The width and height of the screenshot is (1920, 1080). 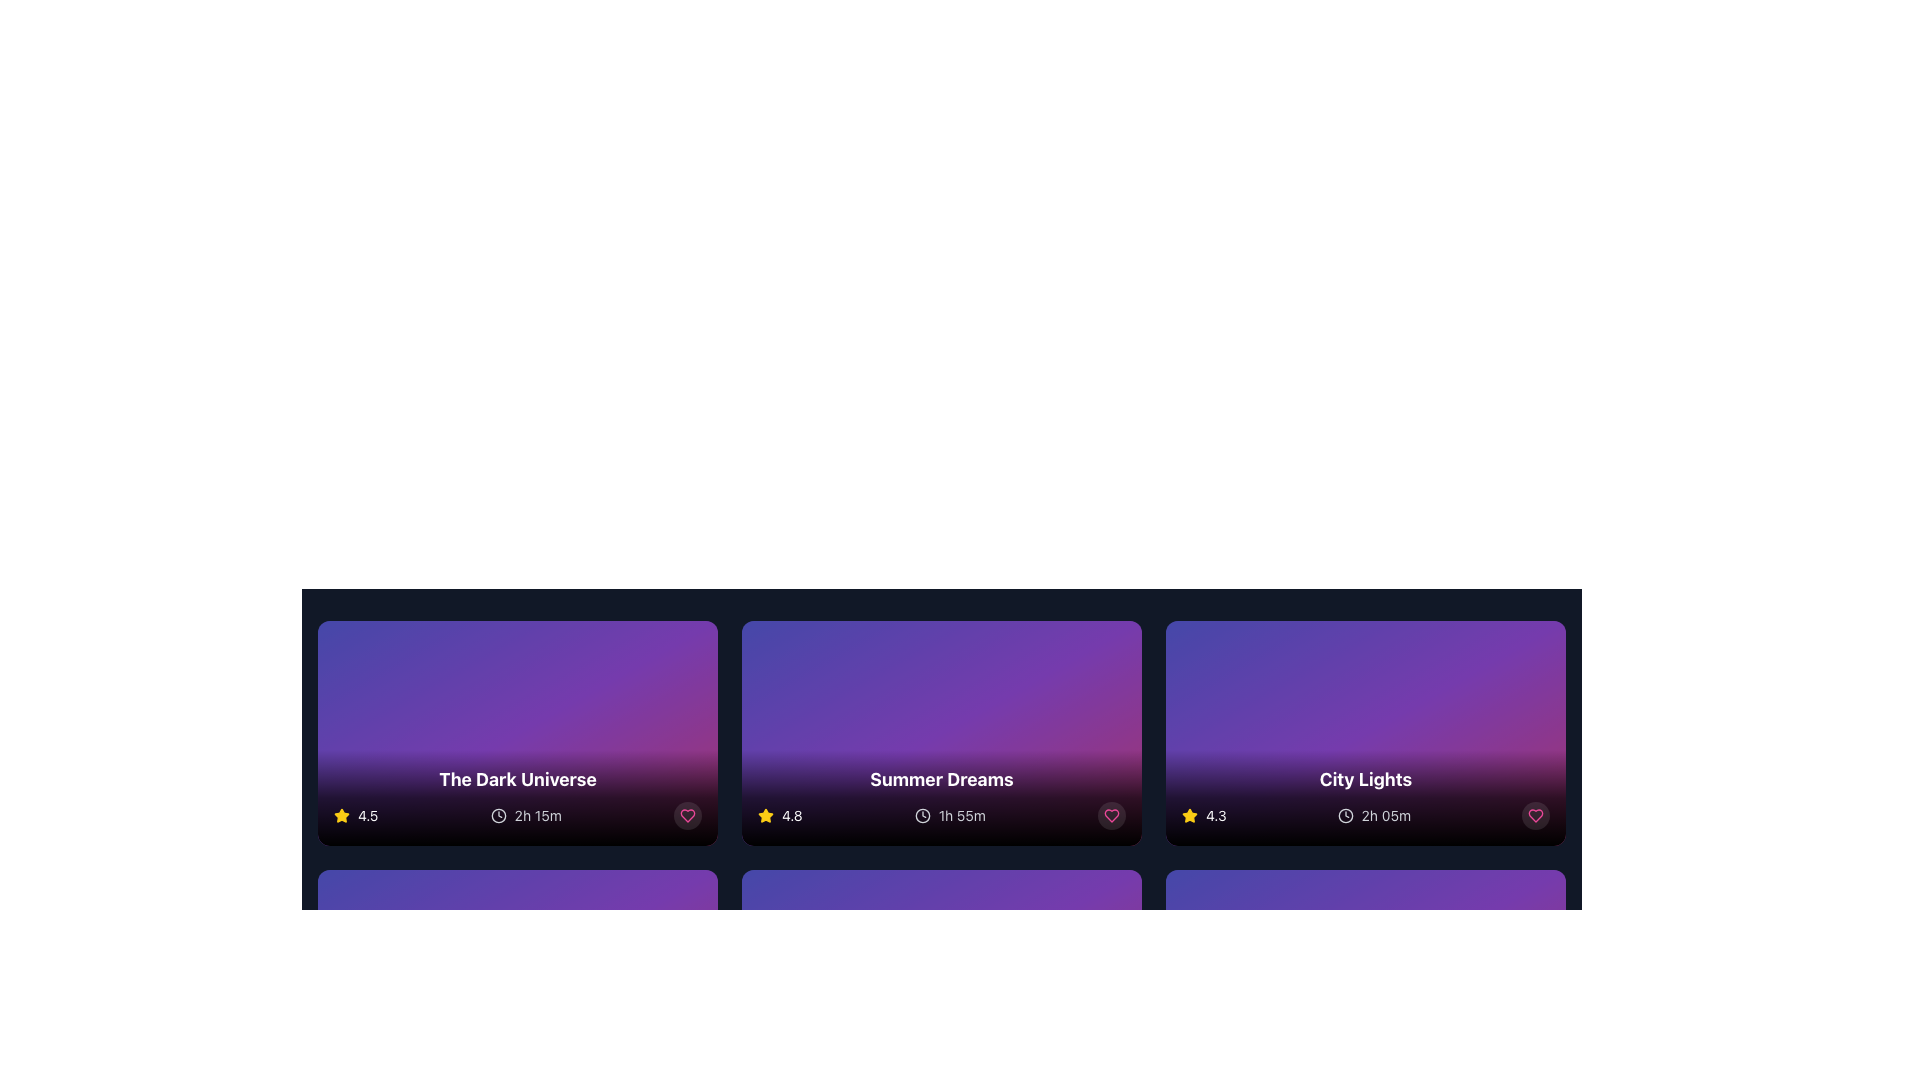 I want to click on the circle element that is part of the clock icon within the SVG, which serves as the base element of the clock, so click(x=498, y=816).